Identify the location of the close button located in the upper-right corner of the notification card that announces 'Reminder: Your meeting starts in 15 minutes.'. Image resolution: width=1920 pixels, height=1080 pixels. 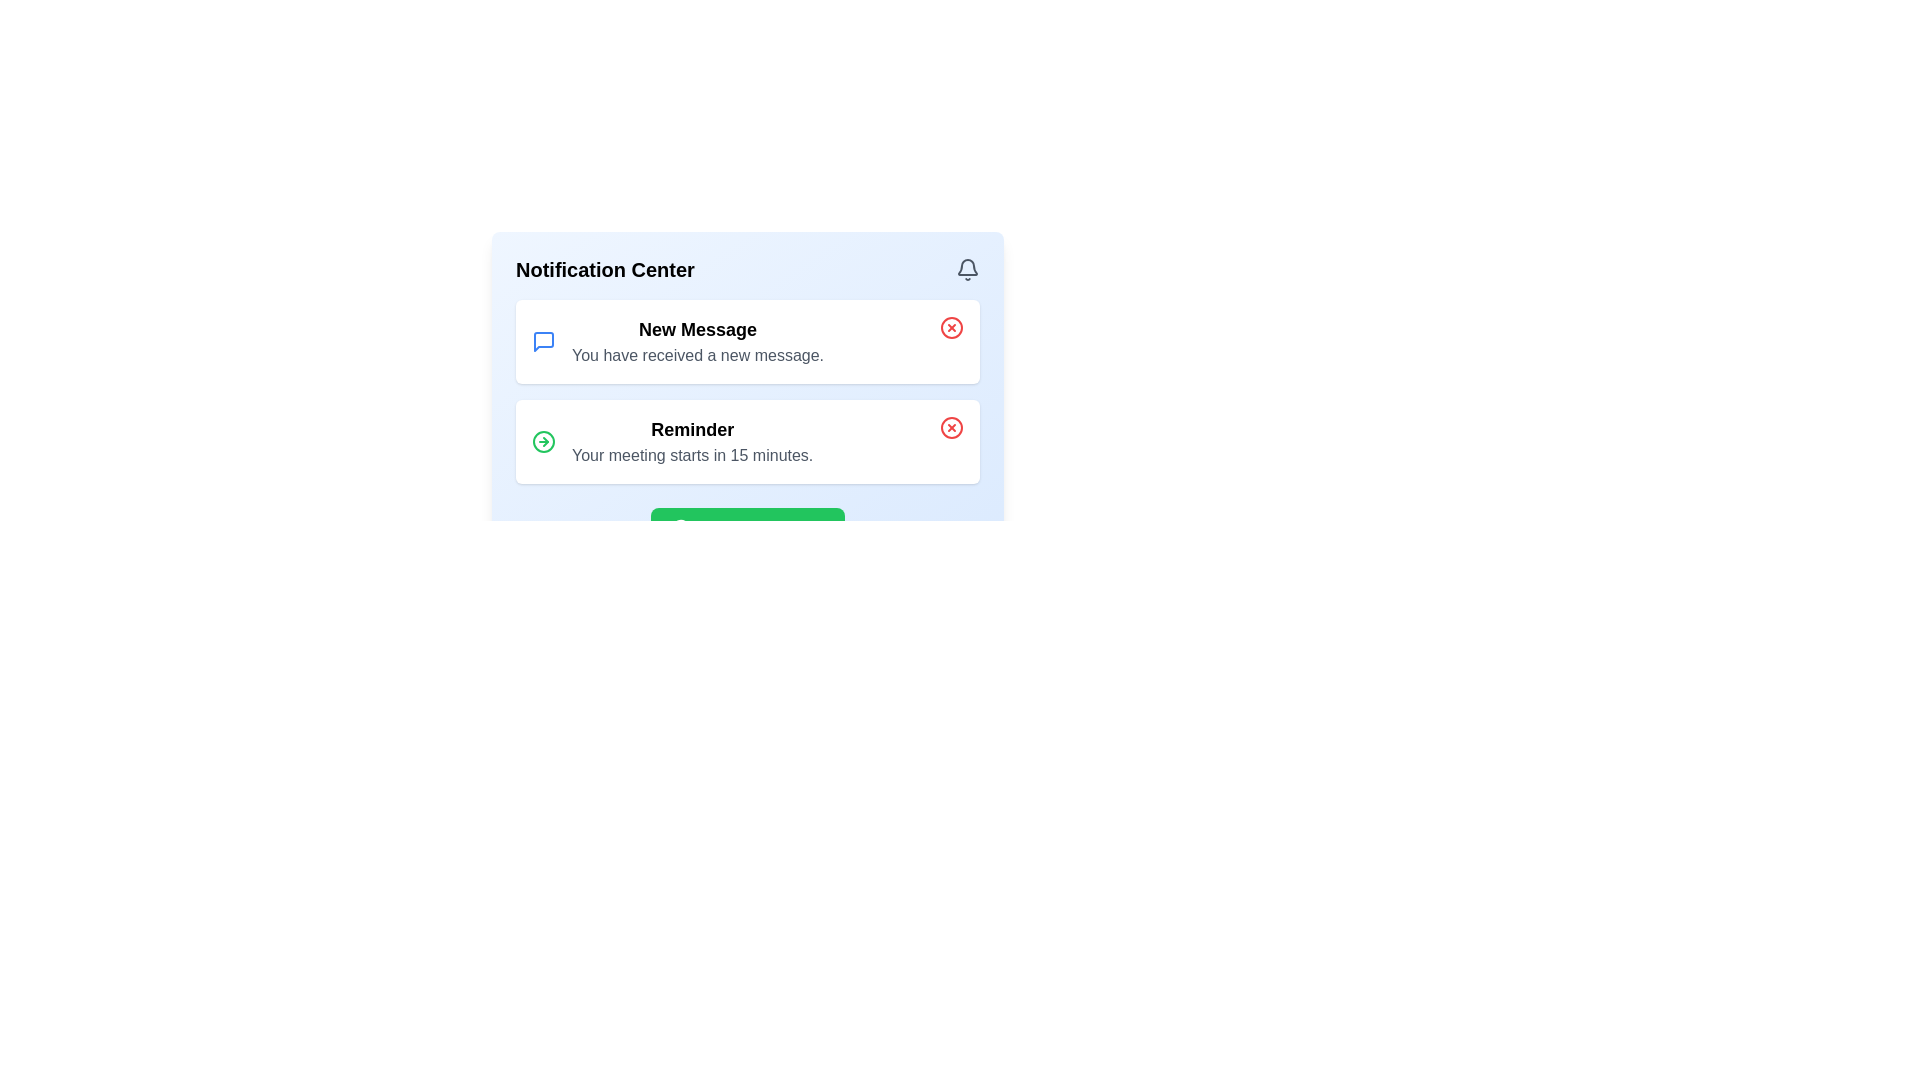
(950, 427).